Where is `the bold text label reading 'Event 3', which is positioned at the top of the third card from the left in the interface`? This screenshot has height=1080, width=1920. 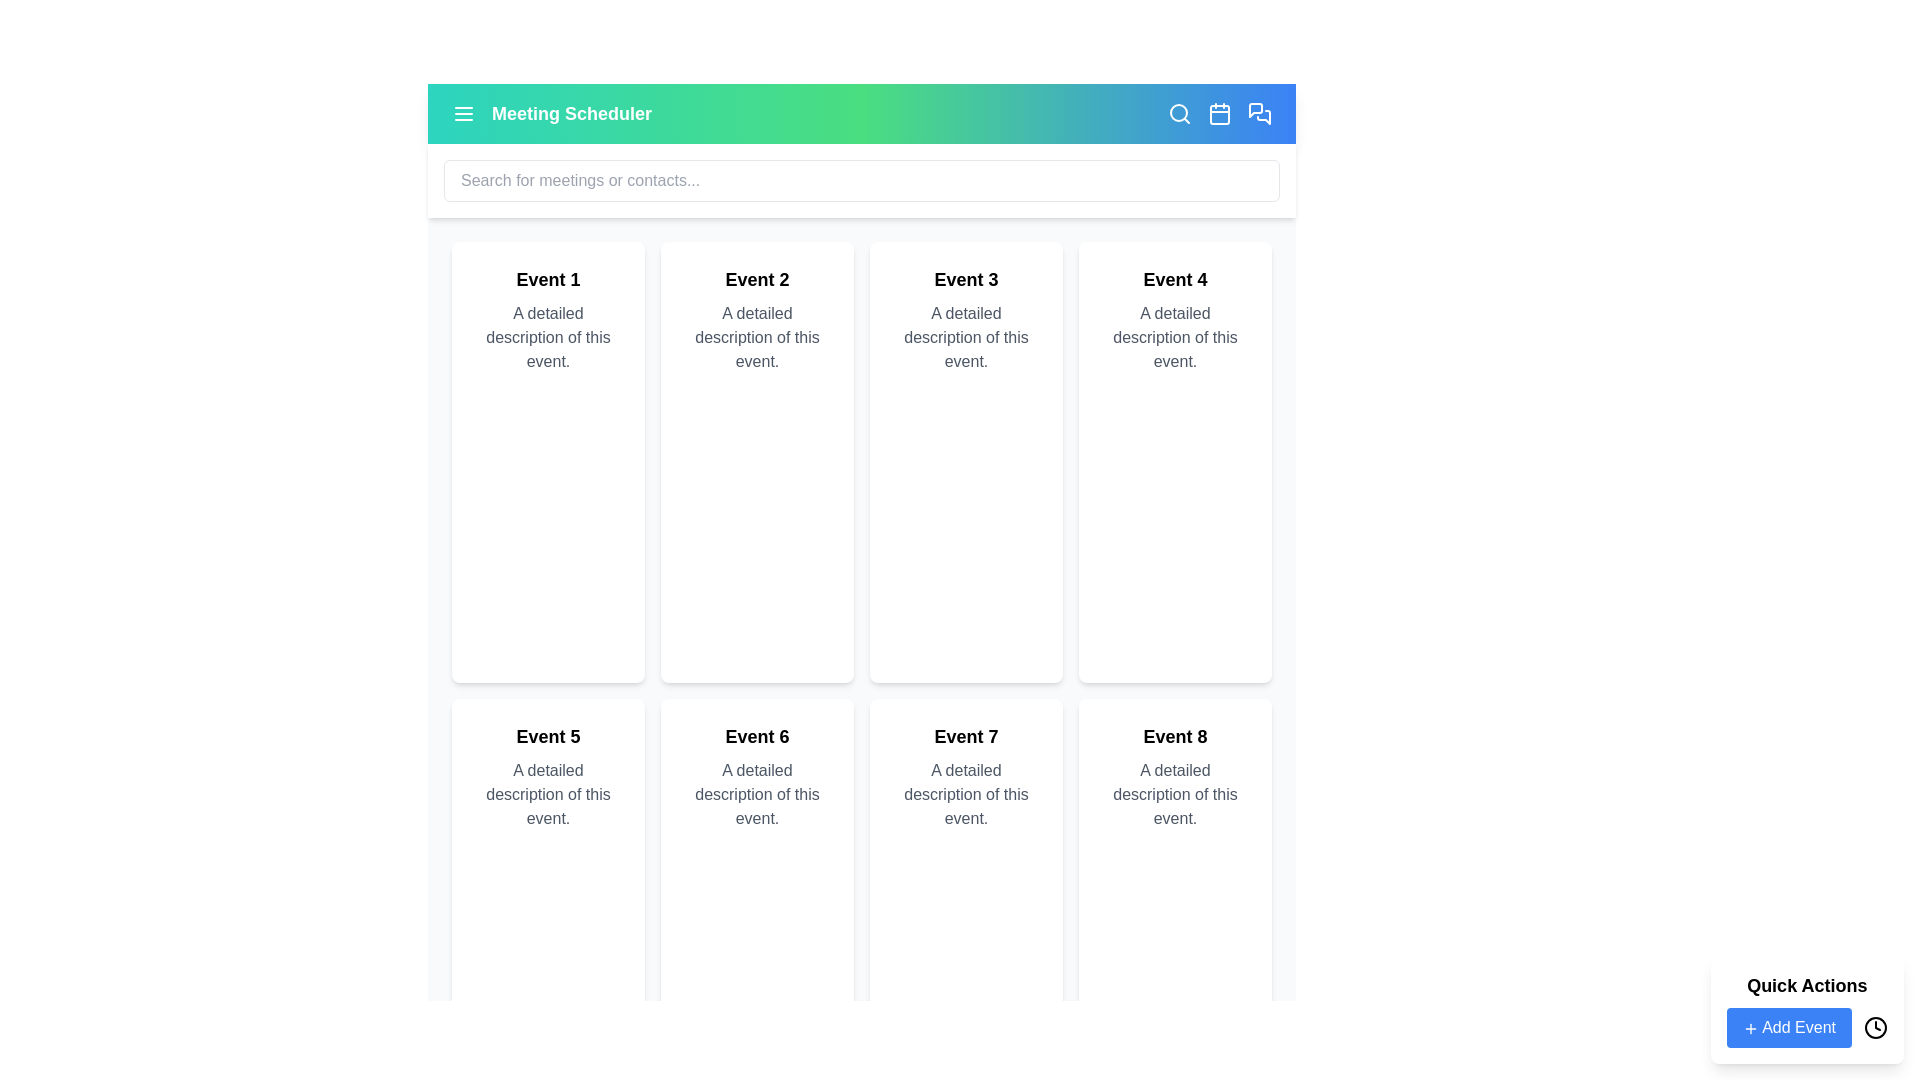
the bold text label reading 'Event 3', which is positioned at the top of the third card from the left in the interface is located at coordinates (966, 280).